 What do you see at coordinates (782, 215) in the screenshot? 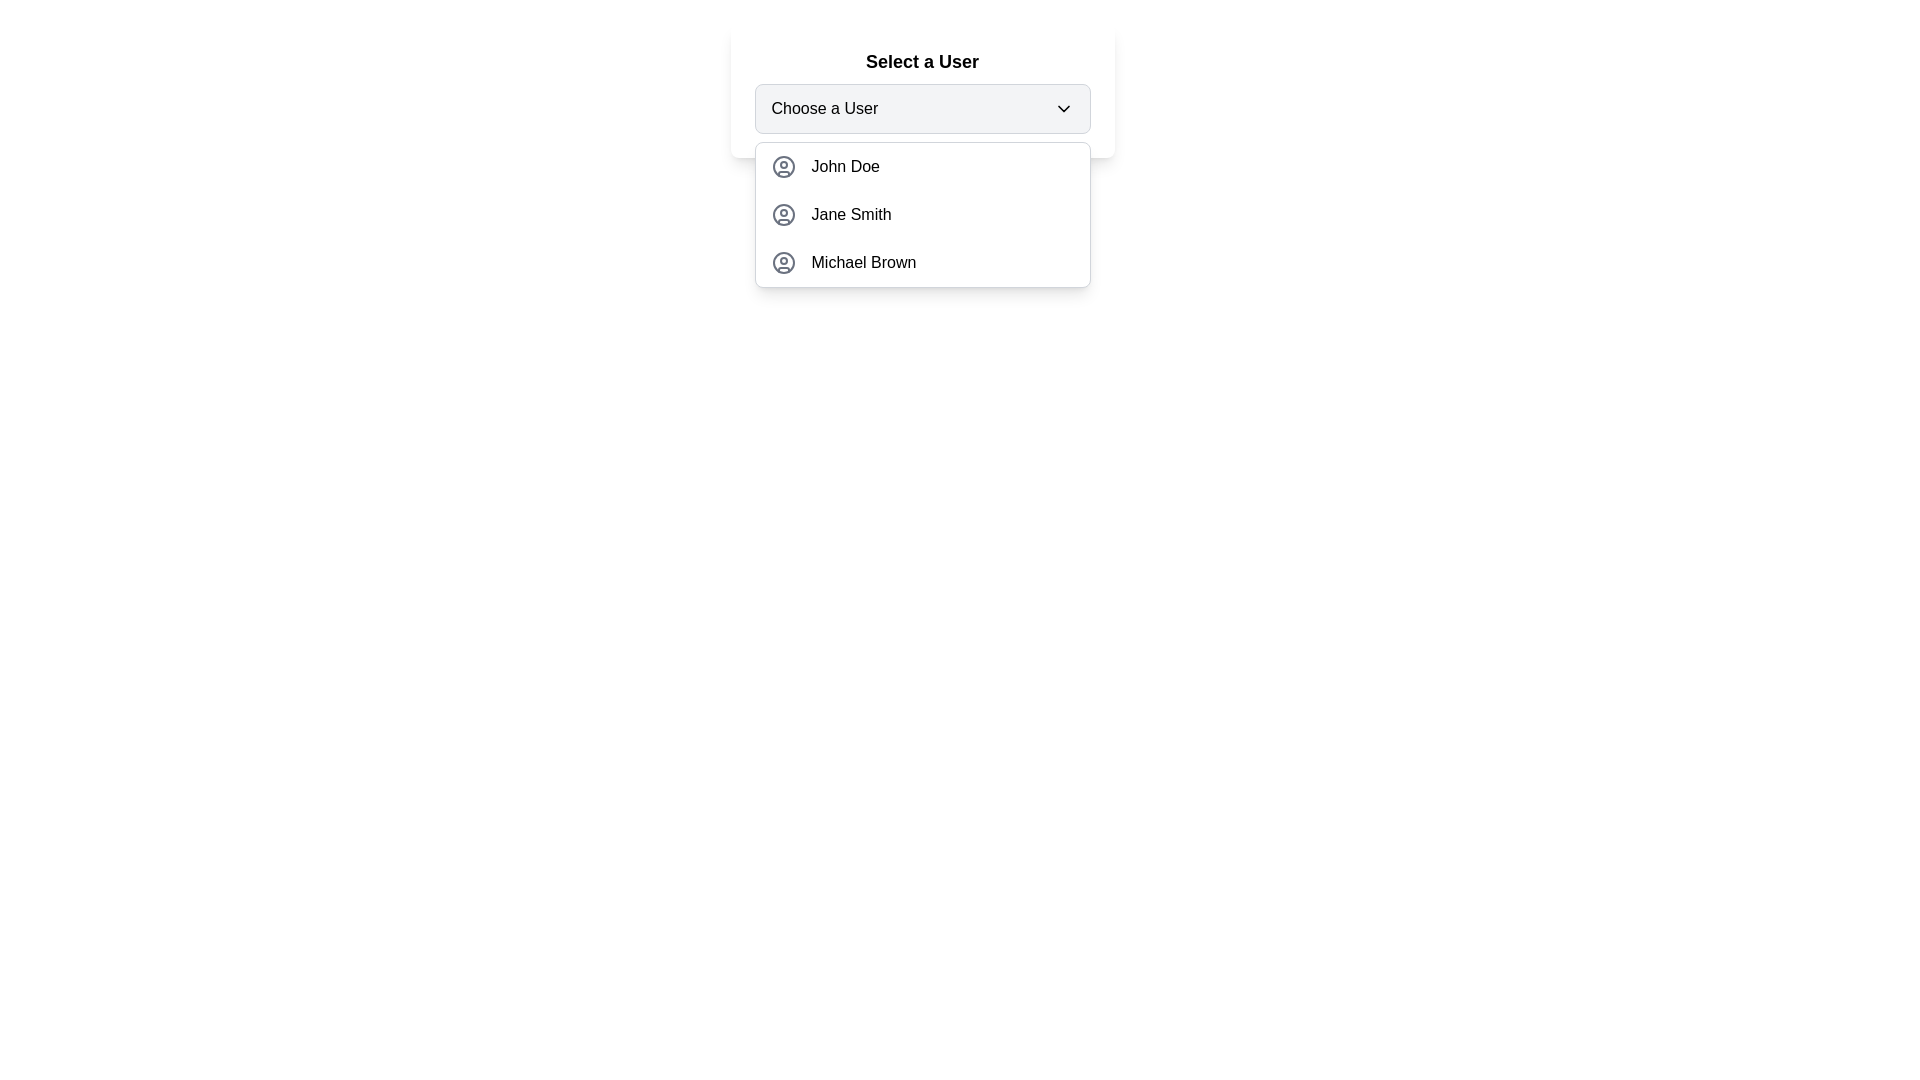
I see `the user profile icon, which is a gray circular icon with a line-drawn appearance, located to the left of the text 'Jane Smith'` at bounding box center [782, 215].